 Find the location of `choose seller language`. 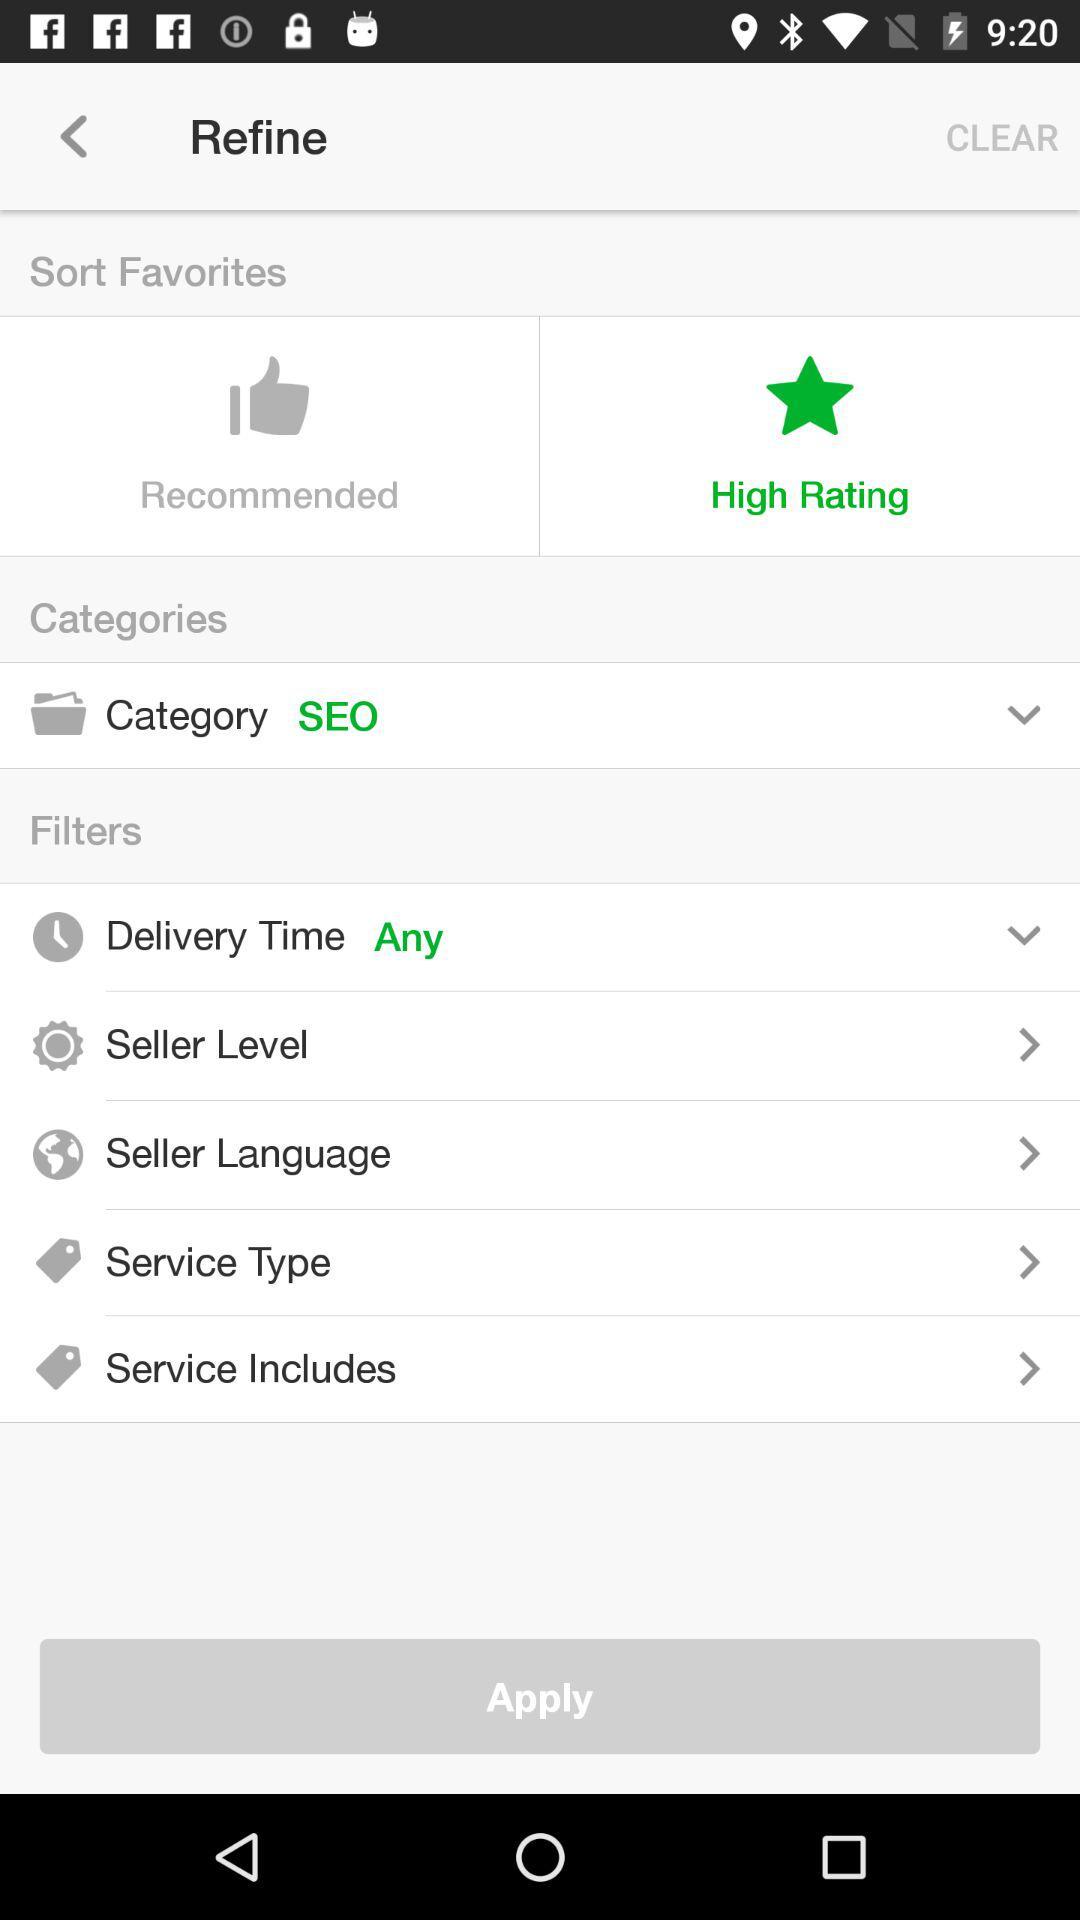

choose seller language is located at coordinates (749, 1153).